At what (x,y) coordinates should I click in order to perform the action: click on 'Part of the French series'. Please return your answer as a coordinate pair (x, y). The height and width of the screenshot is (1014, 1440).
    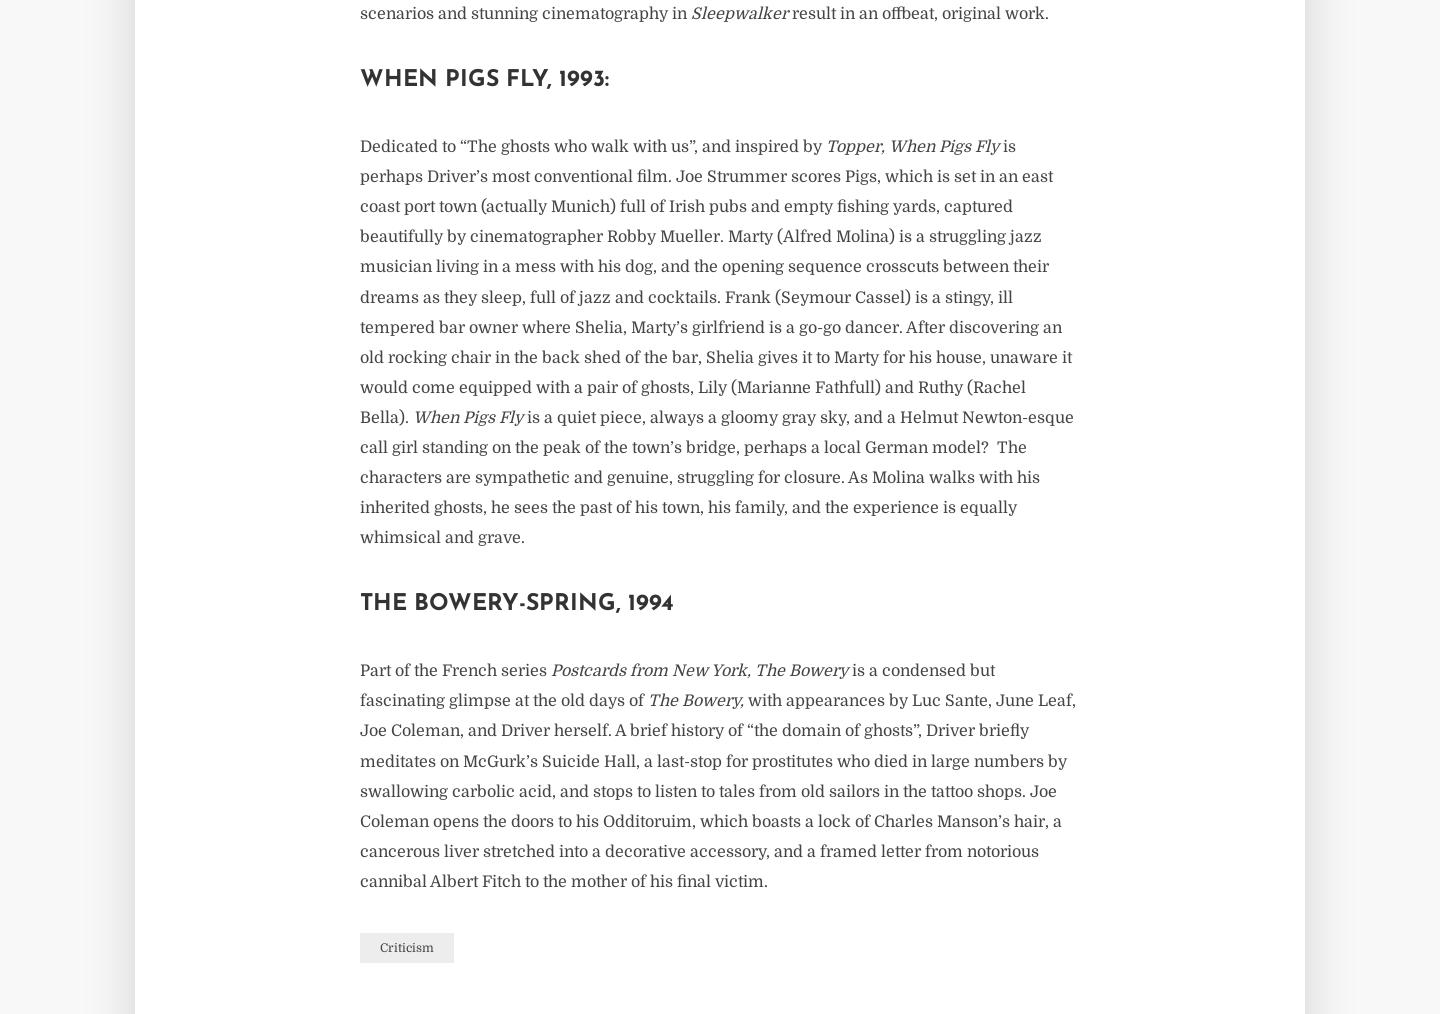
    Looking at the image, I should click on (455, 670).